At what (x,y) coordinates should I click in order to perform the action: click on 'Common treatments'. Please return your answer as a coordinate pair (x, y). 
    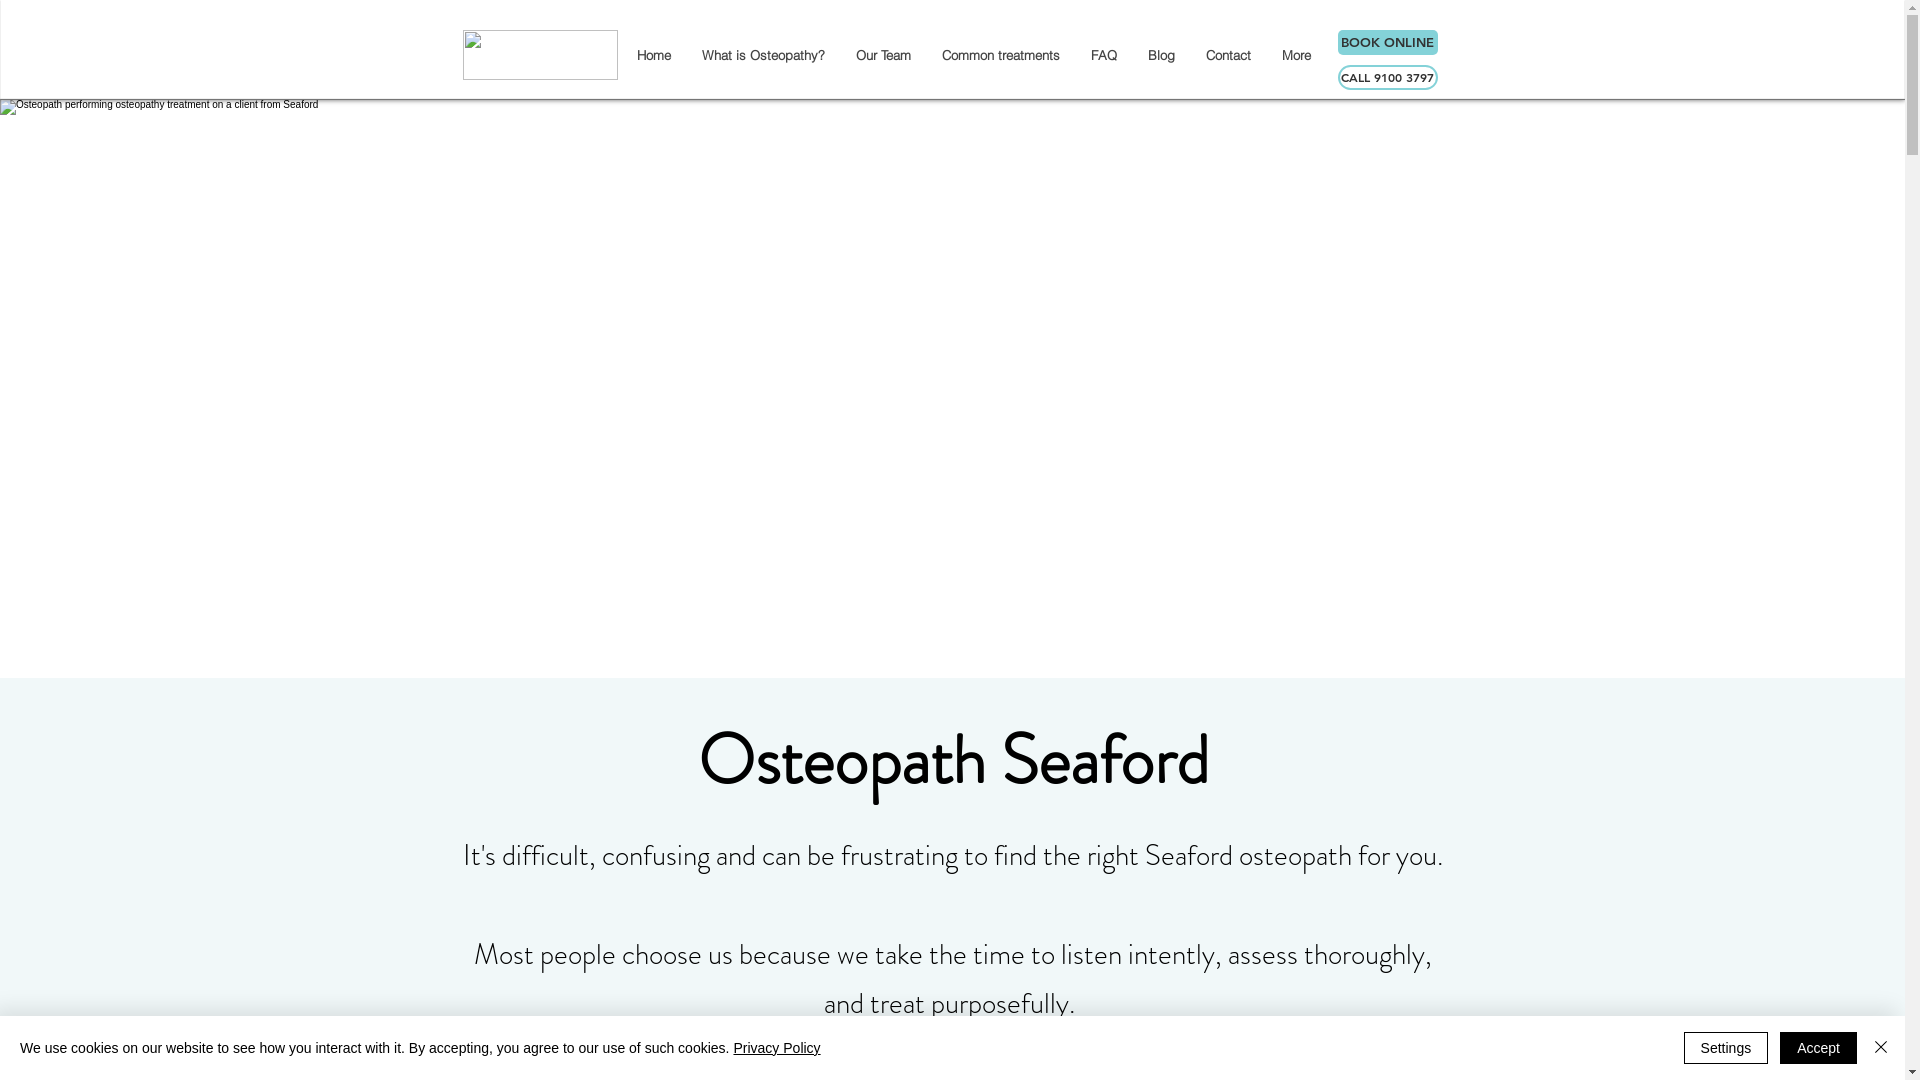
    Looking at the image, I should click on (1000, 53).